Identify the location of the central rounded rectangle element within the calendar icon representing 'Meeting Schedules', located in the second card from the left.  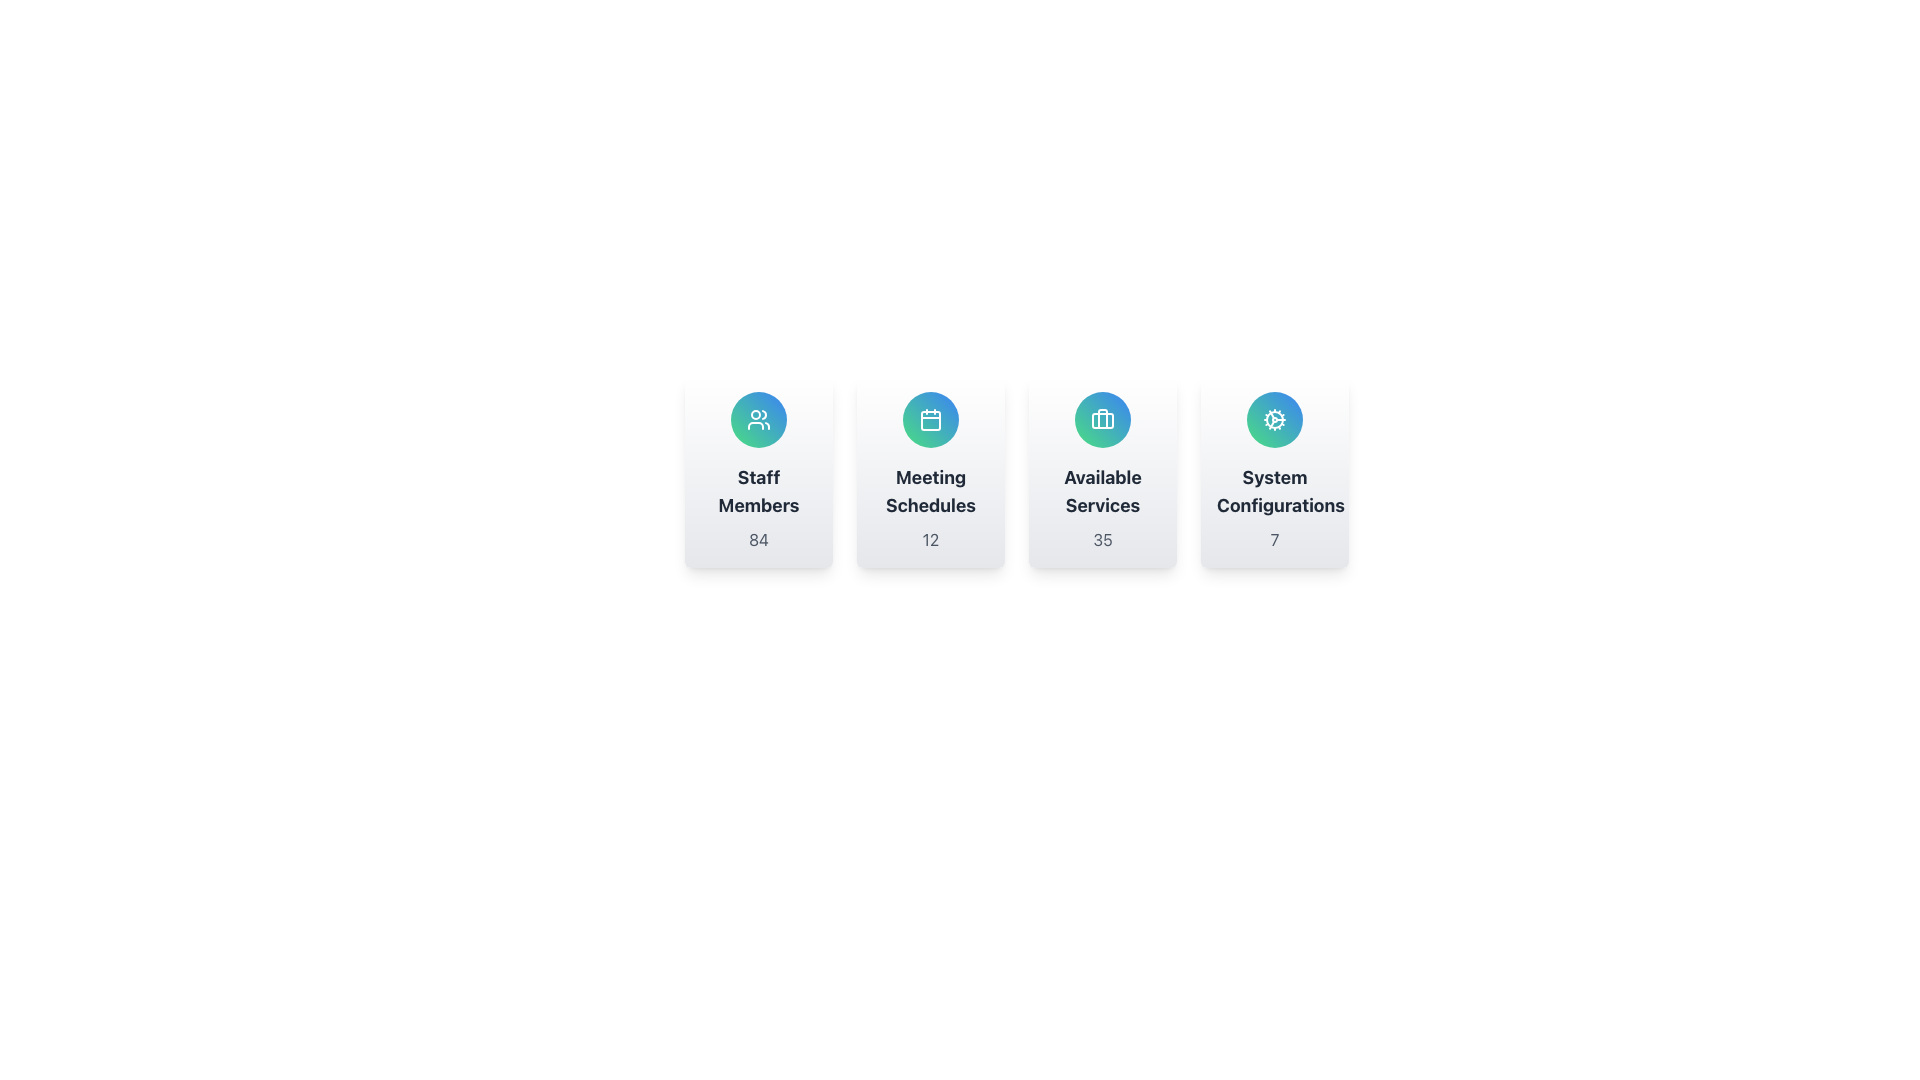
(930, 419).